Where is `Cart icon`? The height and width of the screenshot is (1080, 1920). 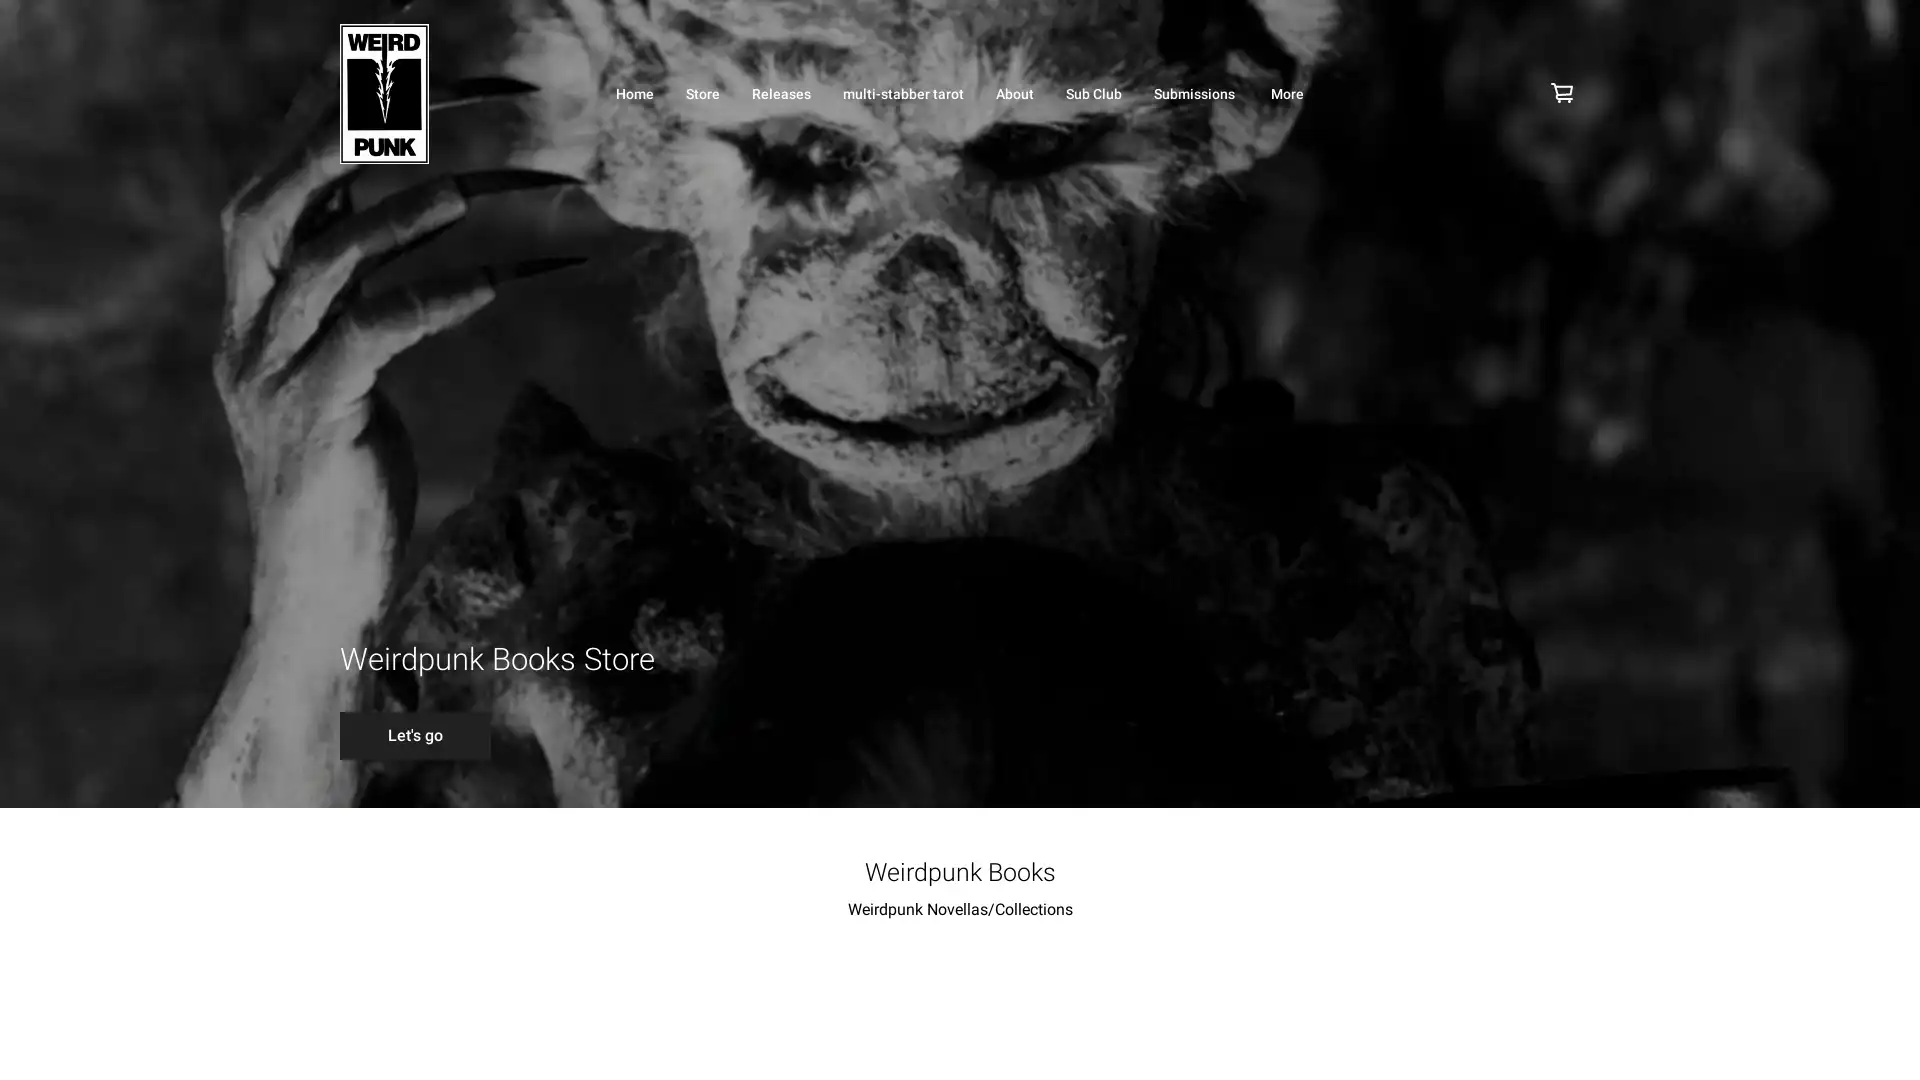 Cart icon is located at coordinates (1559, 92).